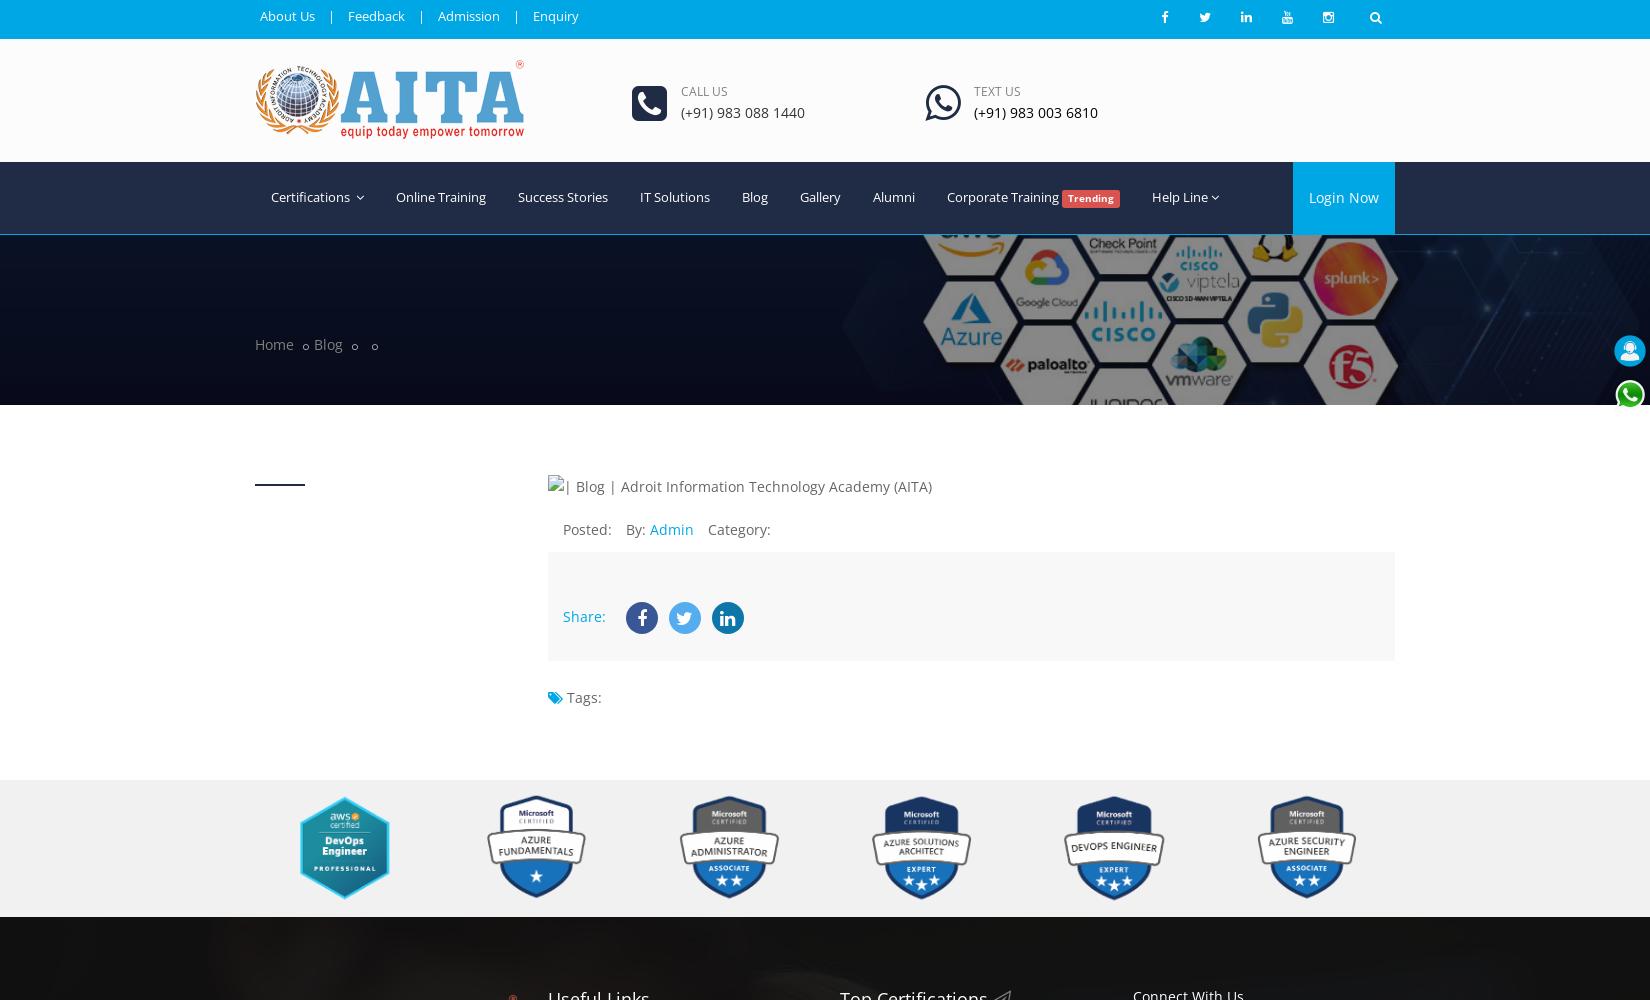  What do you see at coordinates (274, 342) in the screenshot?
I see `'Home'` at bounding box center [274, 342].